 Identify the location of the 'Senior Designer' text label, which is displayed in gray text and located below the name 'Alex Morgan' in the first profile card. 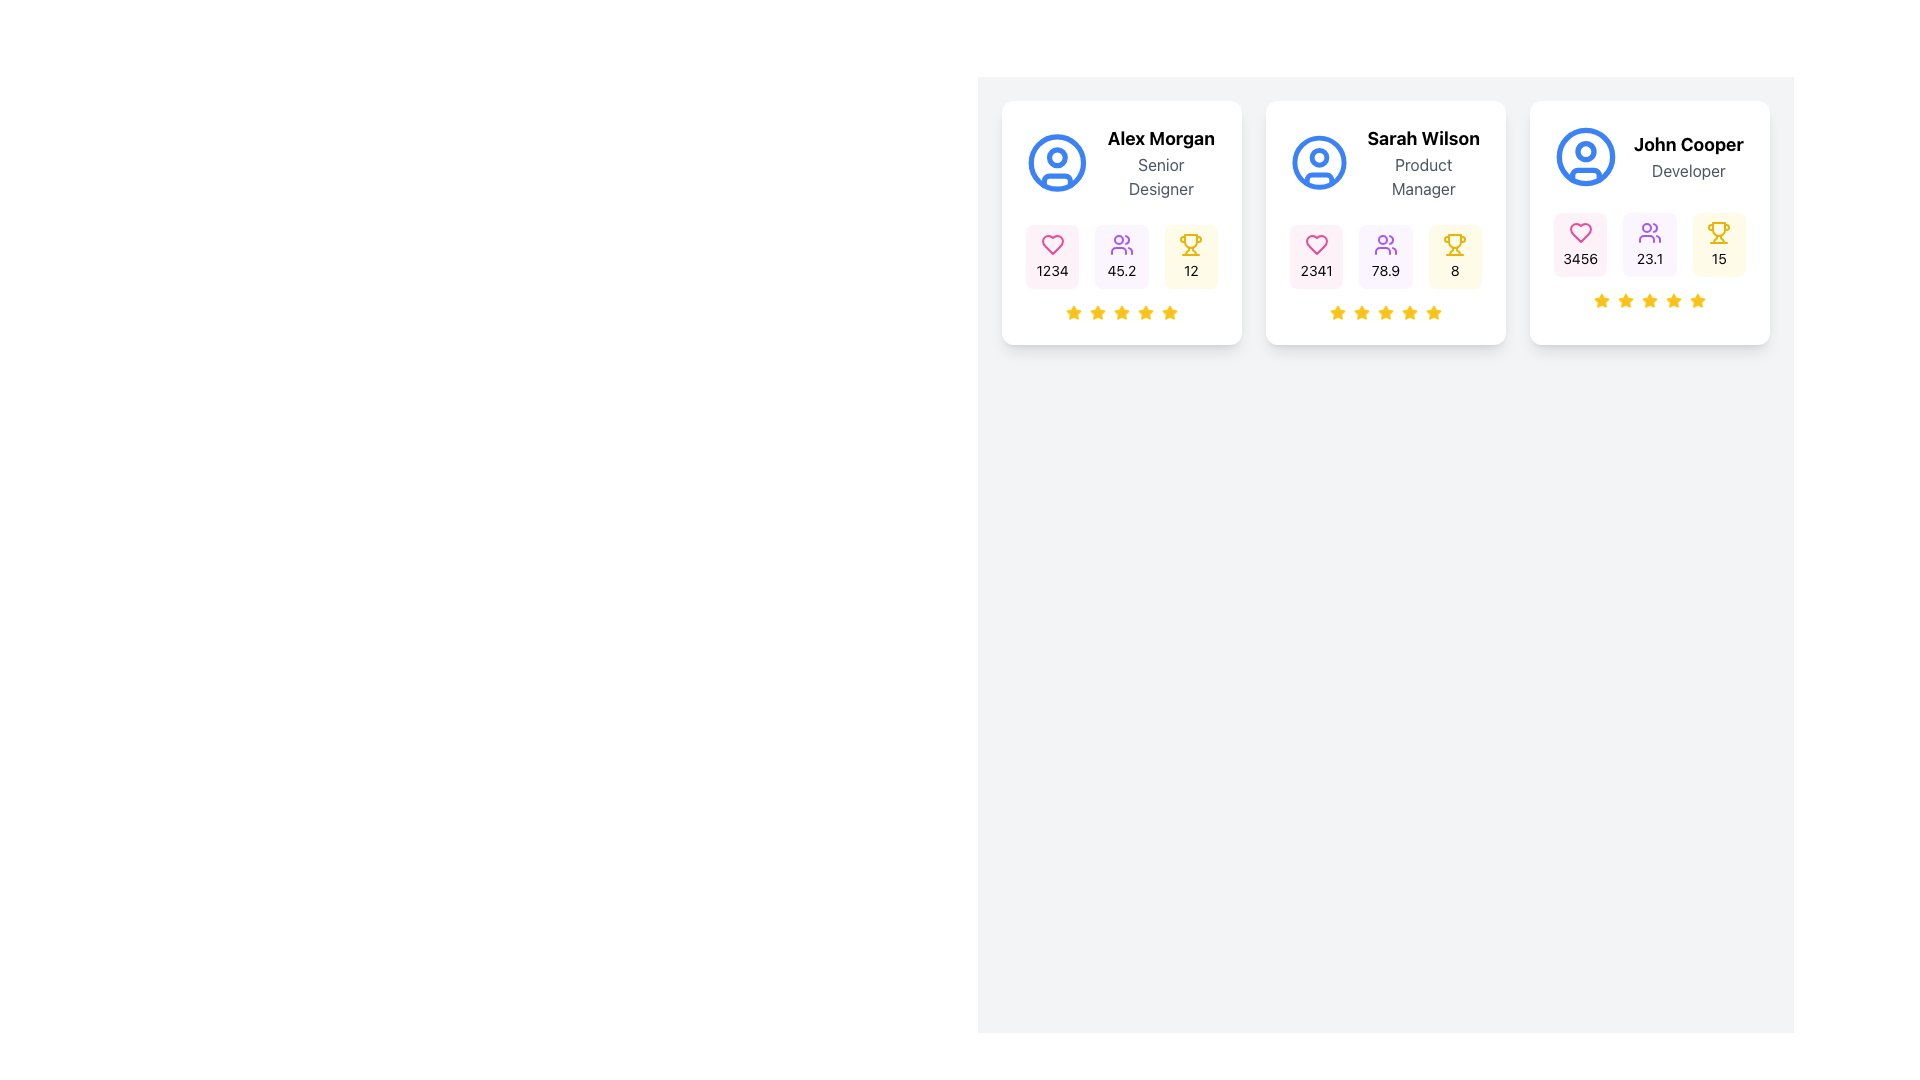
(1161, 176).